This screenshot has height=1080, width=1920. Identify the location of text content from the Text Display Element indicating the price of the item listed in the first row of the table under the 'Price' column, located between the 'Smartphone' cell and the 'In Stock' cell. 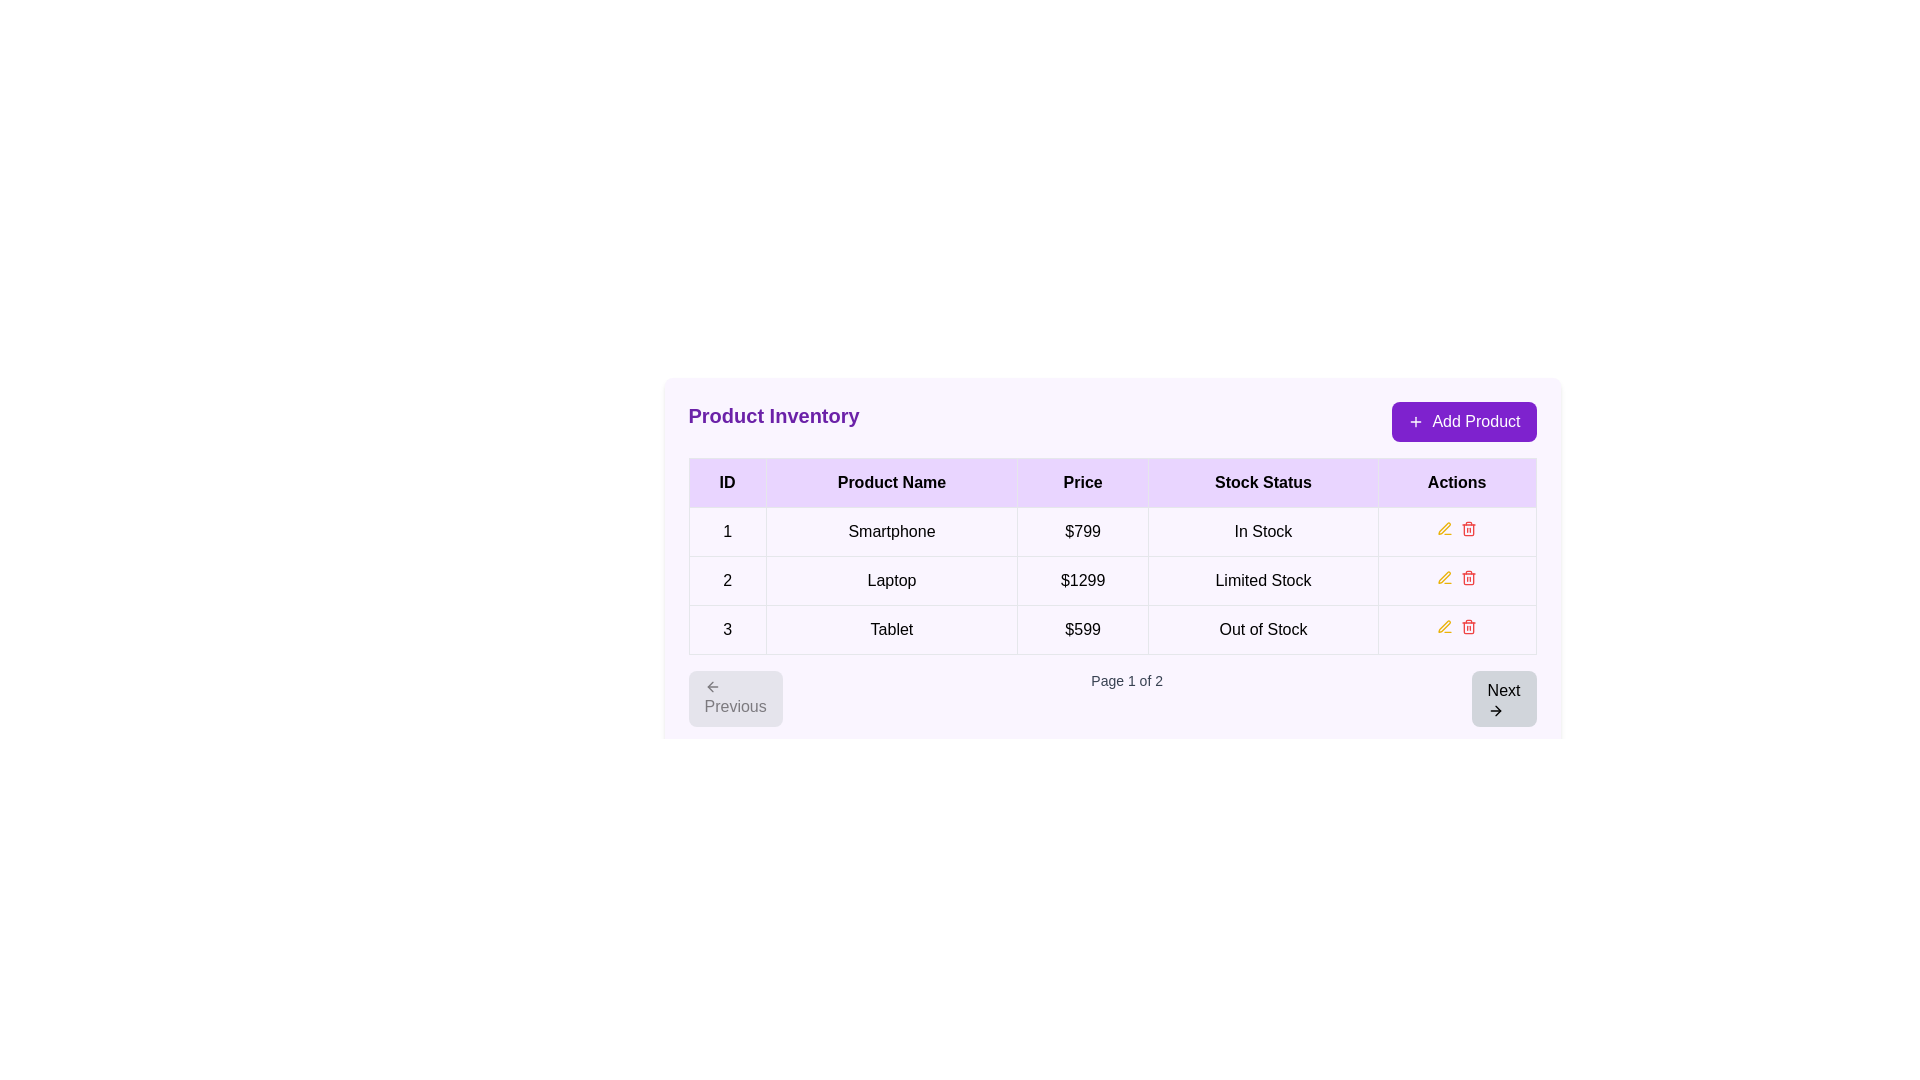
(1082, 531).